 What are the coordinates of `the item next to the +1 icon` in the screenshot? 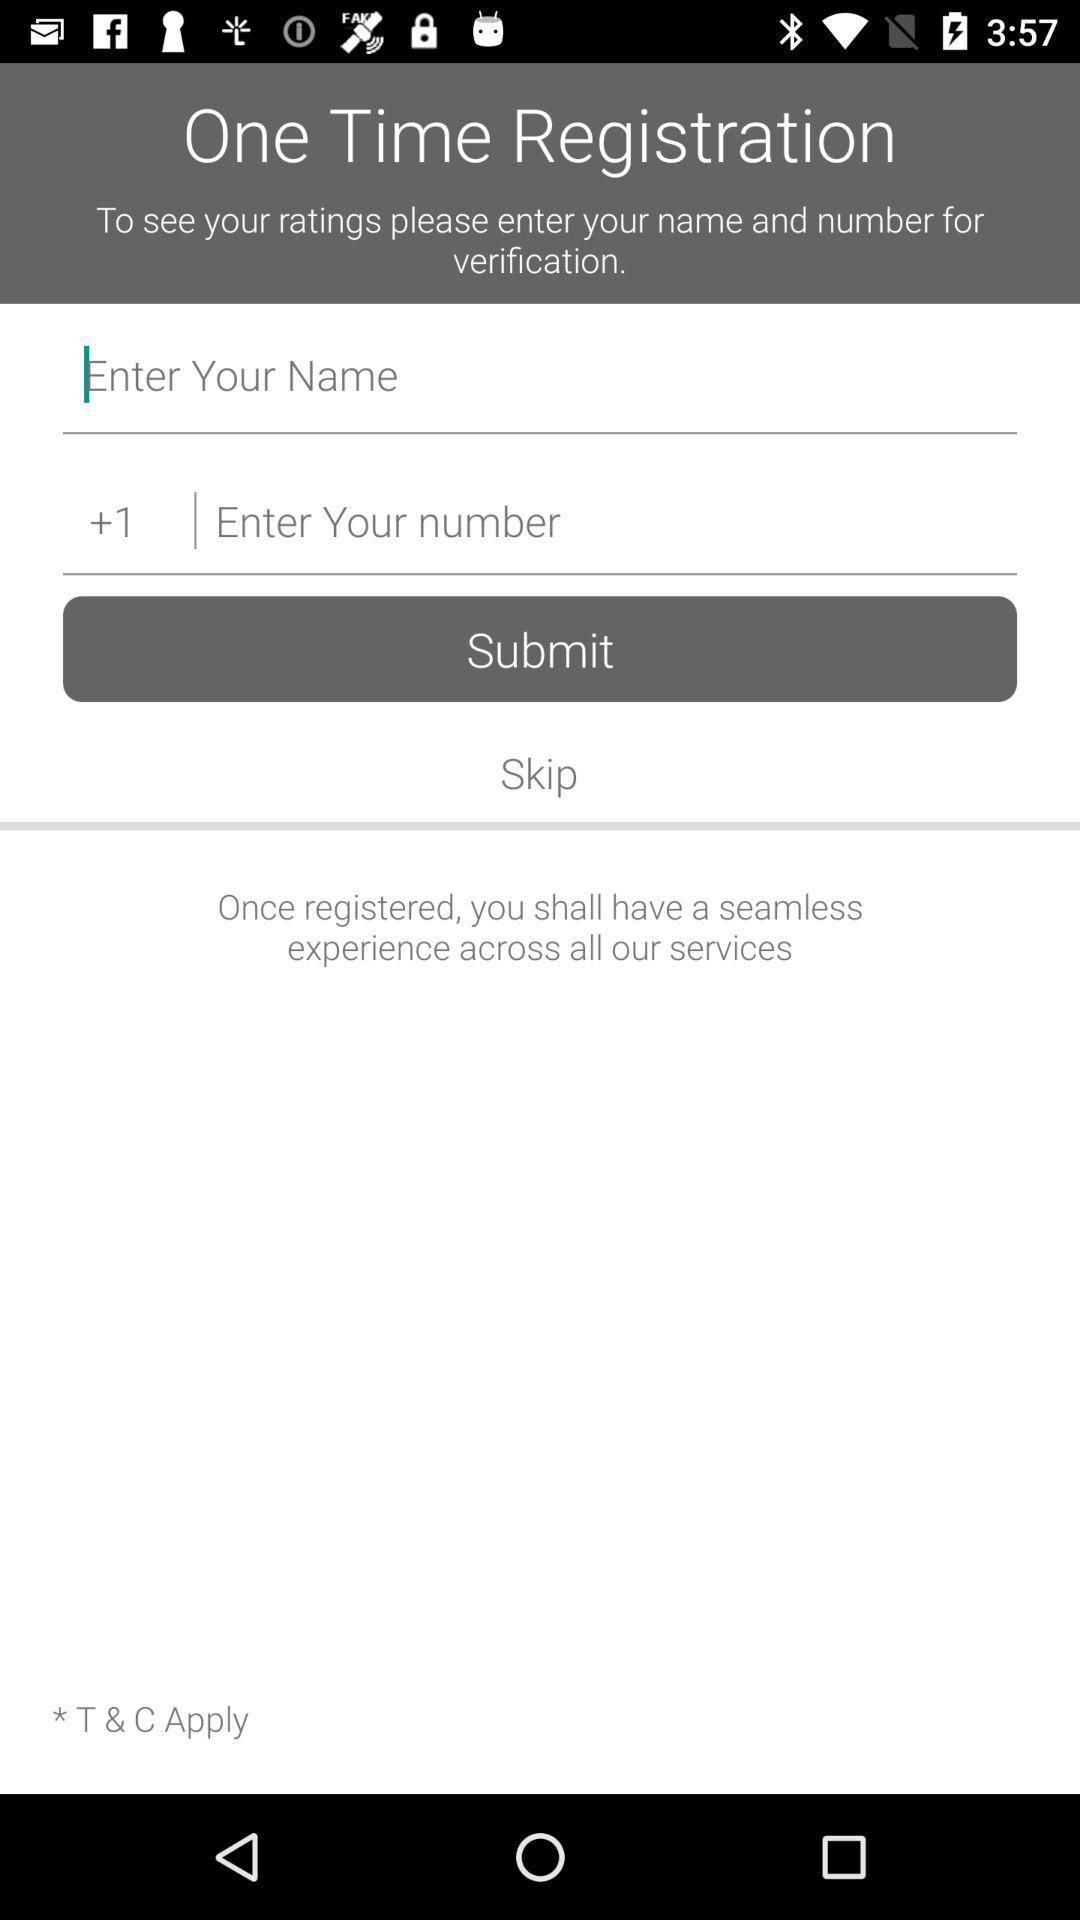 It's located at (604, 520).